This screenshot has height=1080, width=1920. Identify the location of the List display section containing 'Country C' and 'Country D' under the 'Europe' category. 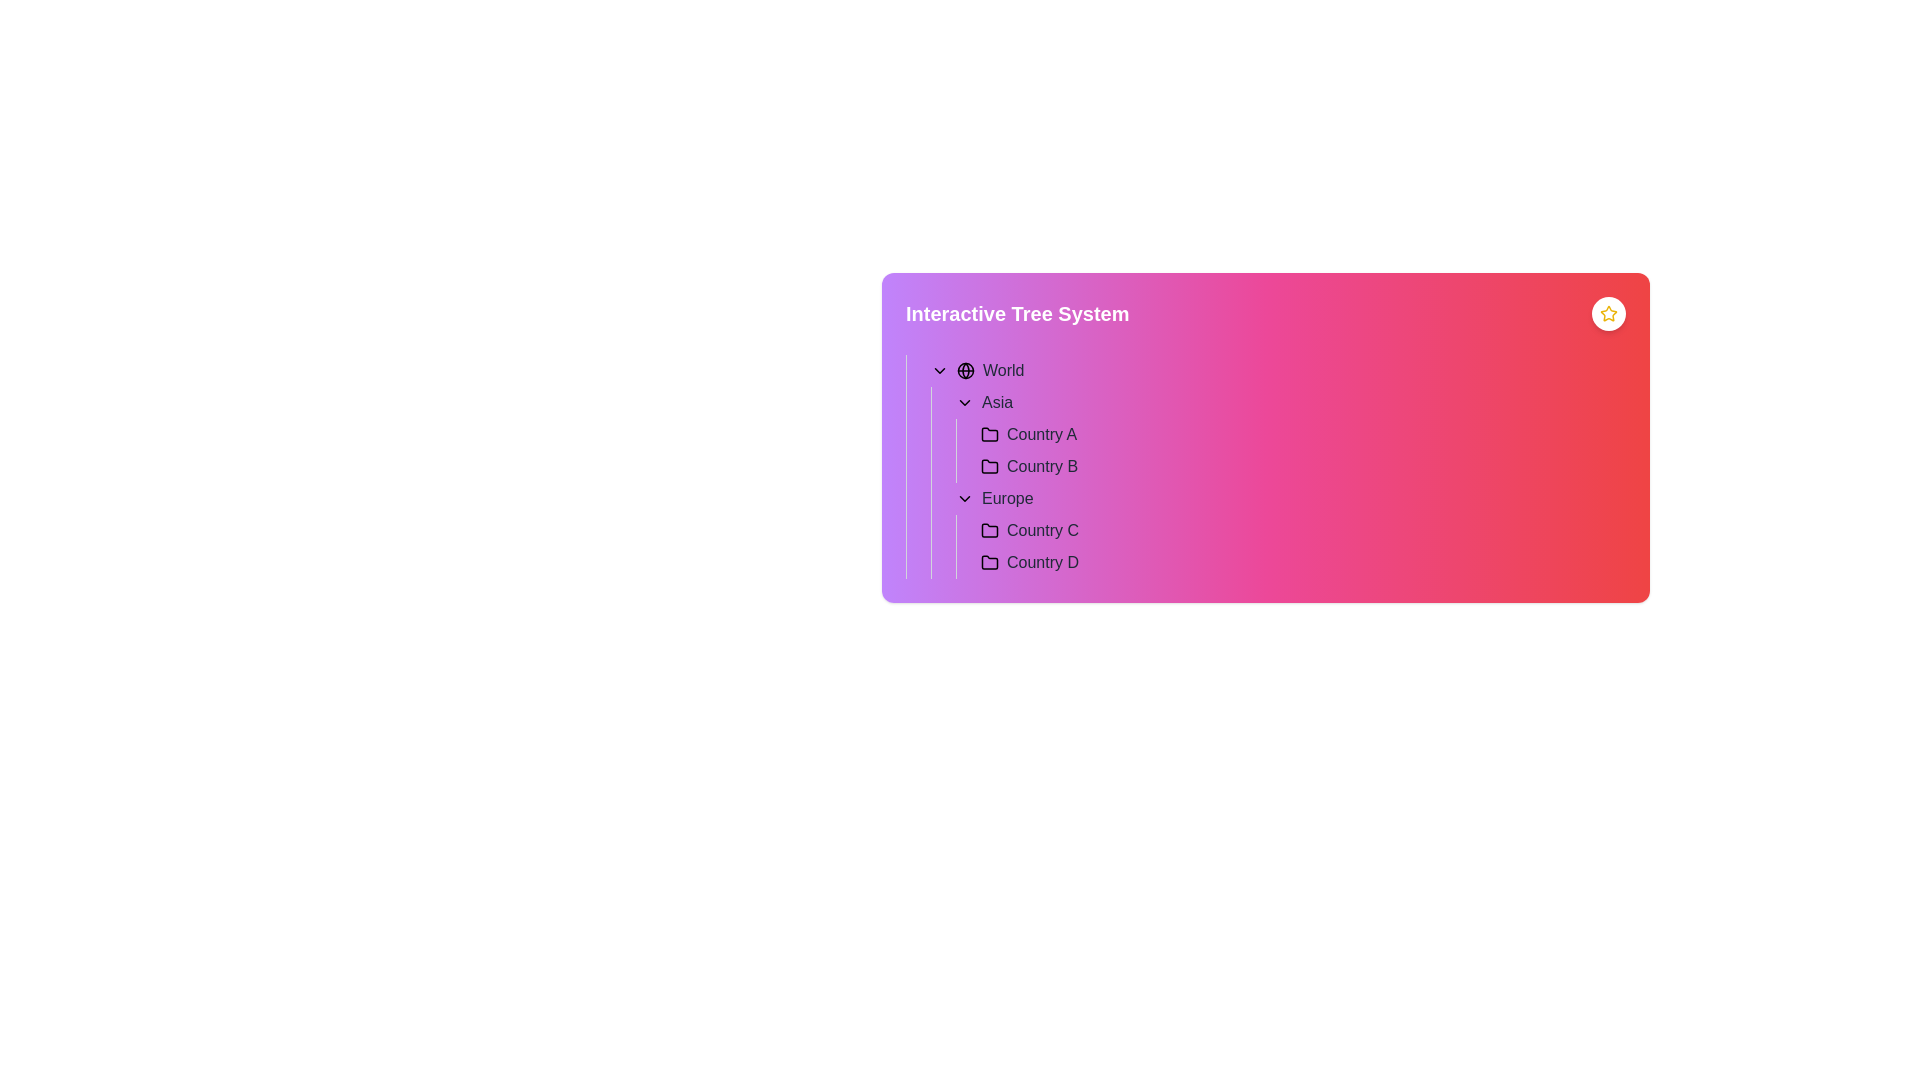
(1291, 547).